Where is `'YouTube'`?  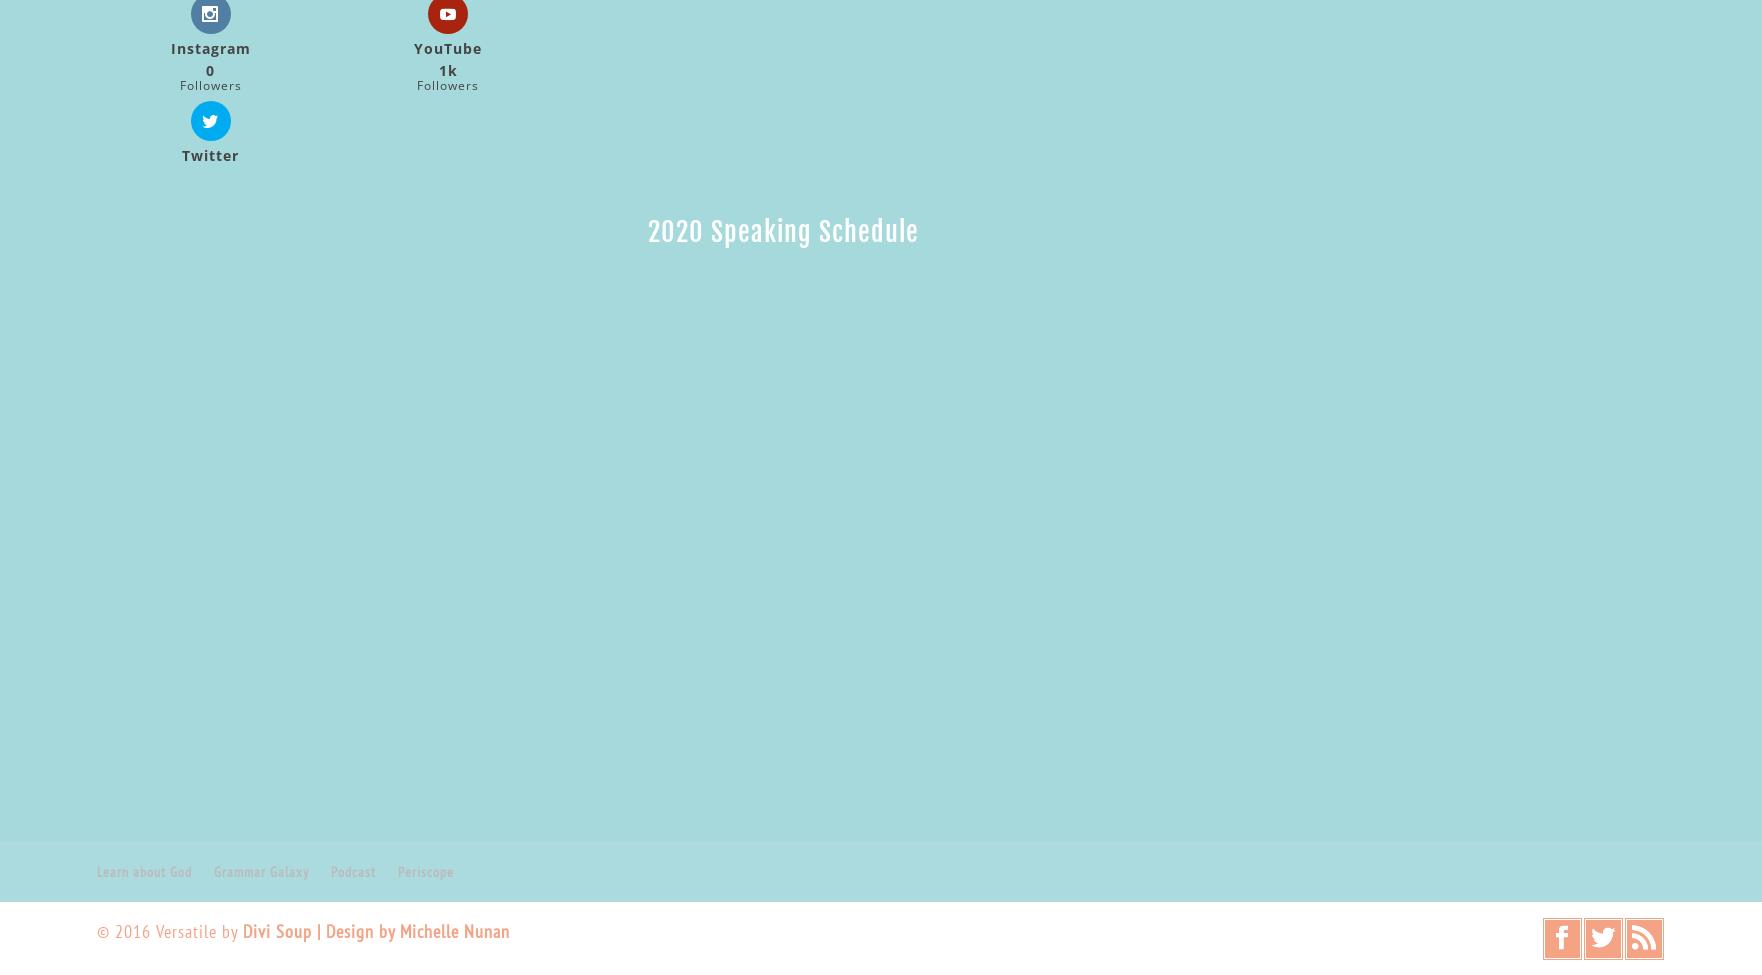
'YouTube' is located at coordinates (447, 48).